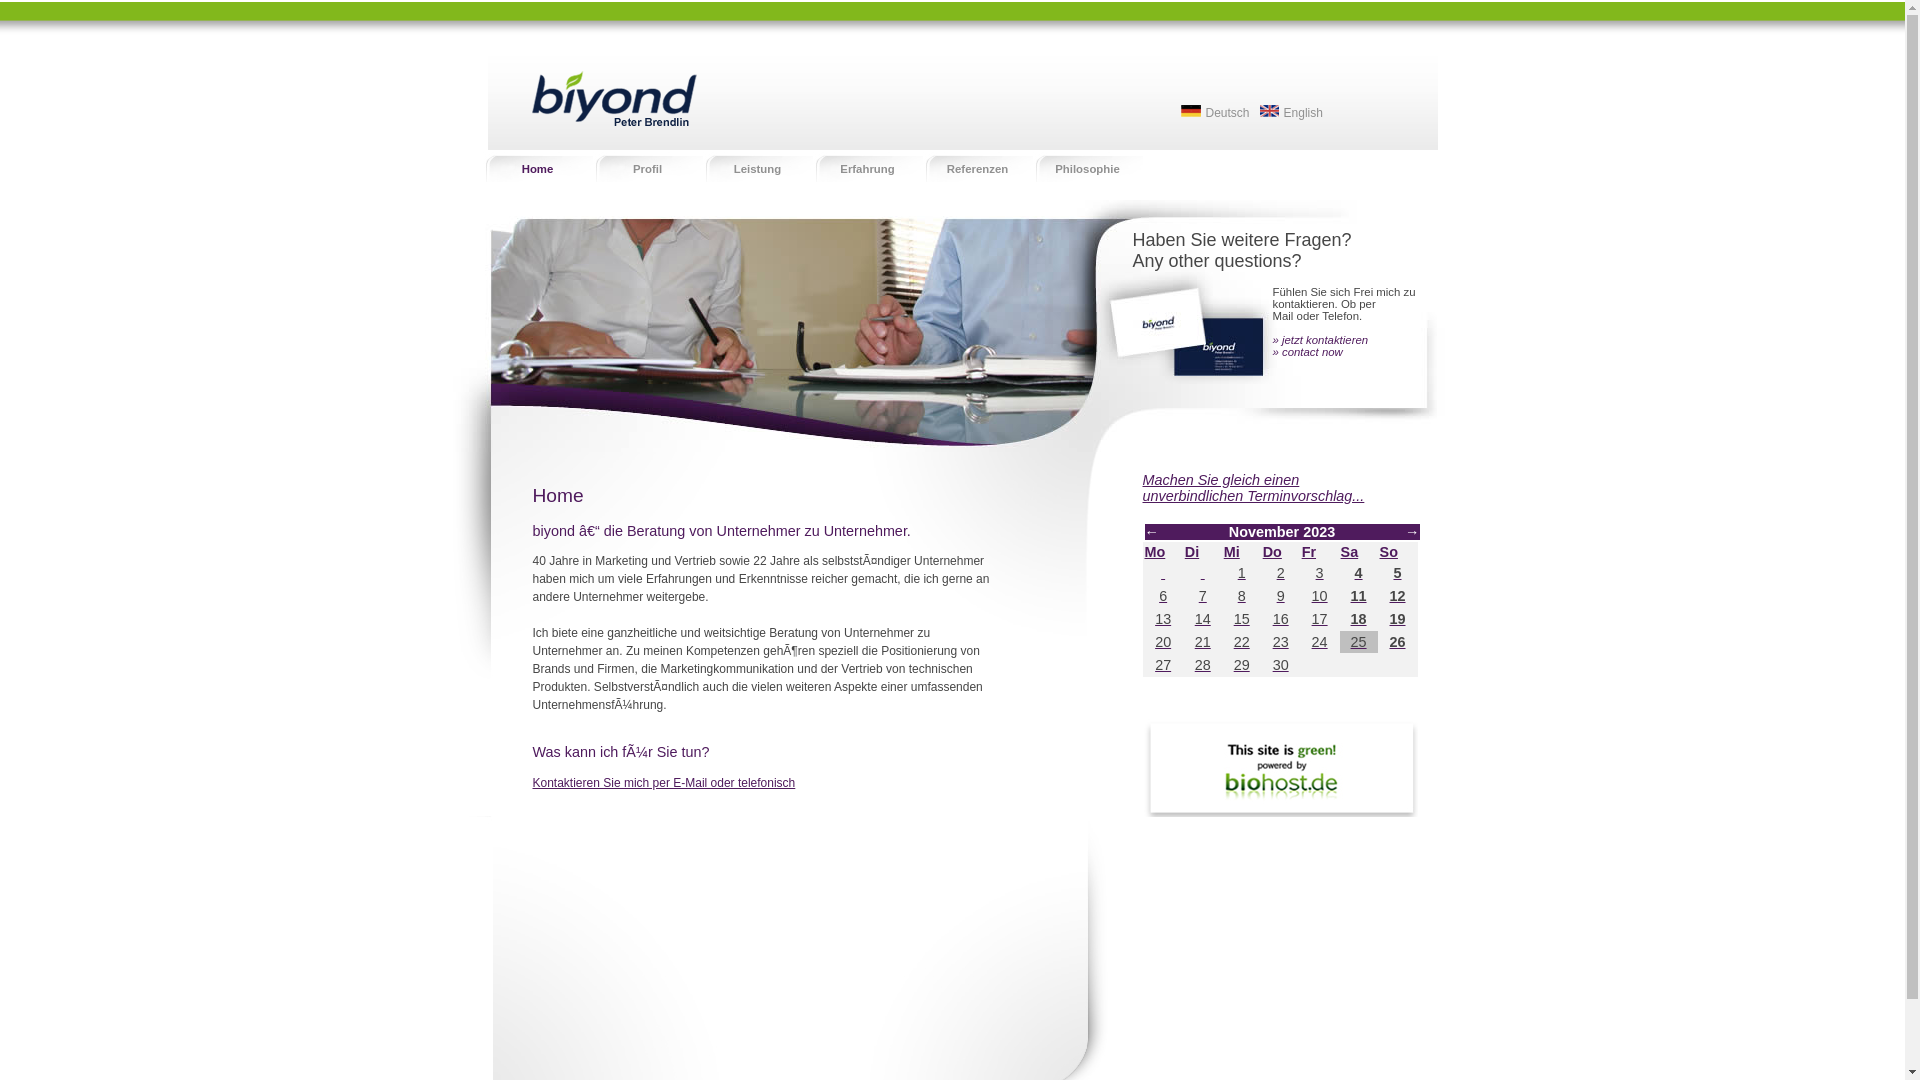 This screenshot has width=1920, height=1080. I want to click on '25', so click(1358, 641).